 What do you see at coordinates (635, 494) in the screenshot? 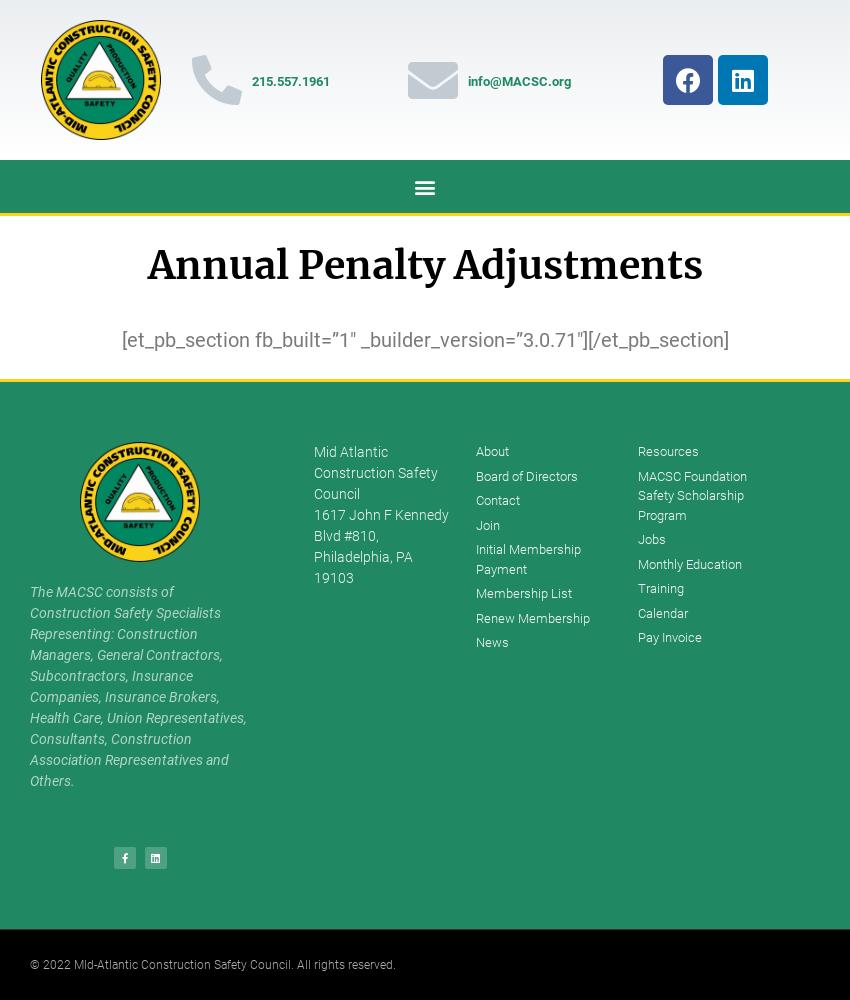
I see `'MACSC Foundation Safety Scholarship Program'` at bounding box center [635, 494].